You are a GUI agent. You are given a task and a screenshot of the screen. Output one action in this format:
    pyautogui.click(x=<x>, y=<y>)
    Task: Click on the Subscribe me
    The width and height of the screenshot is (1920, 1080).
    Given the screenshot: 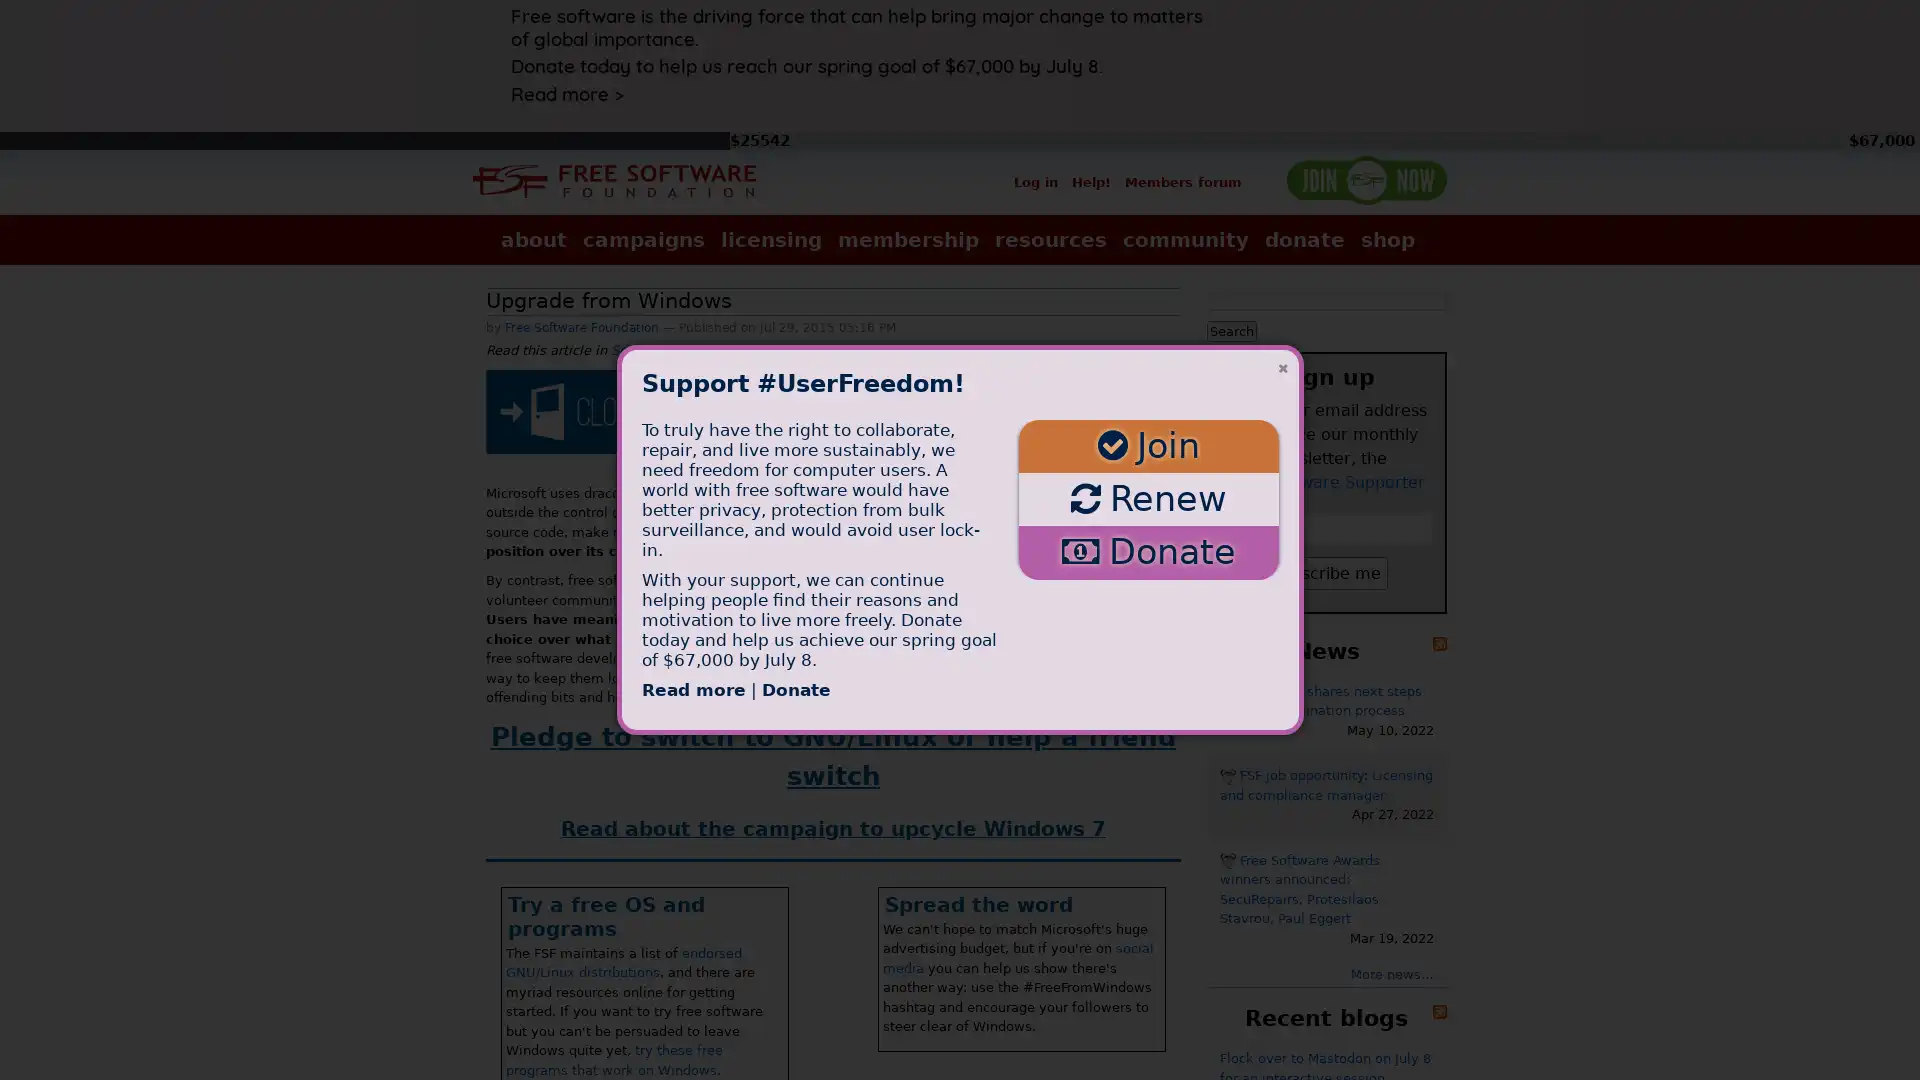 What is the action you would take?
    pyautogui.click(x=1326, y=572)
    